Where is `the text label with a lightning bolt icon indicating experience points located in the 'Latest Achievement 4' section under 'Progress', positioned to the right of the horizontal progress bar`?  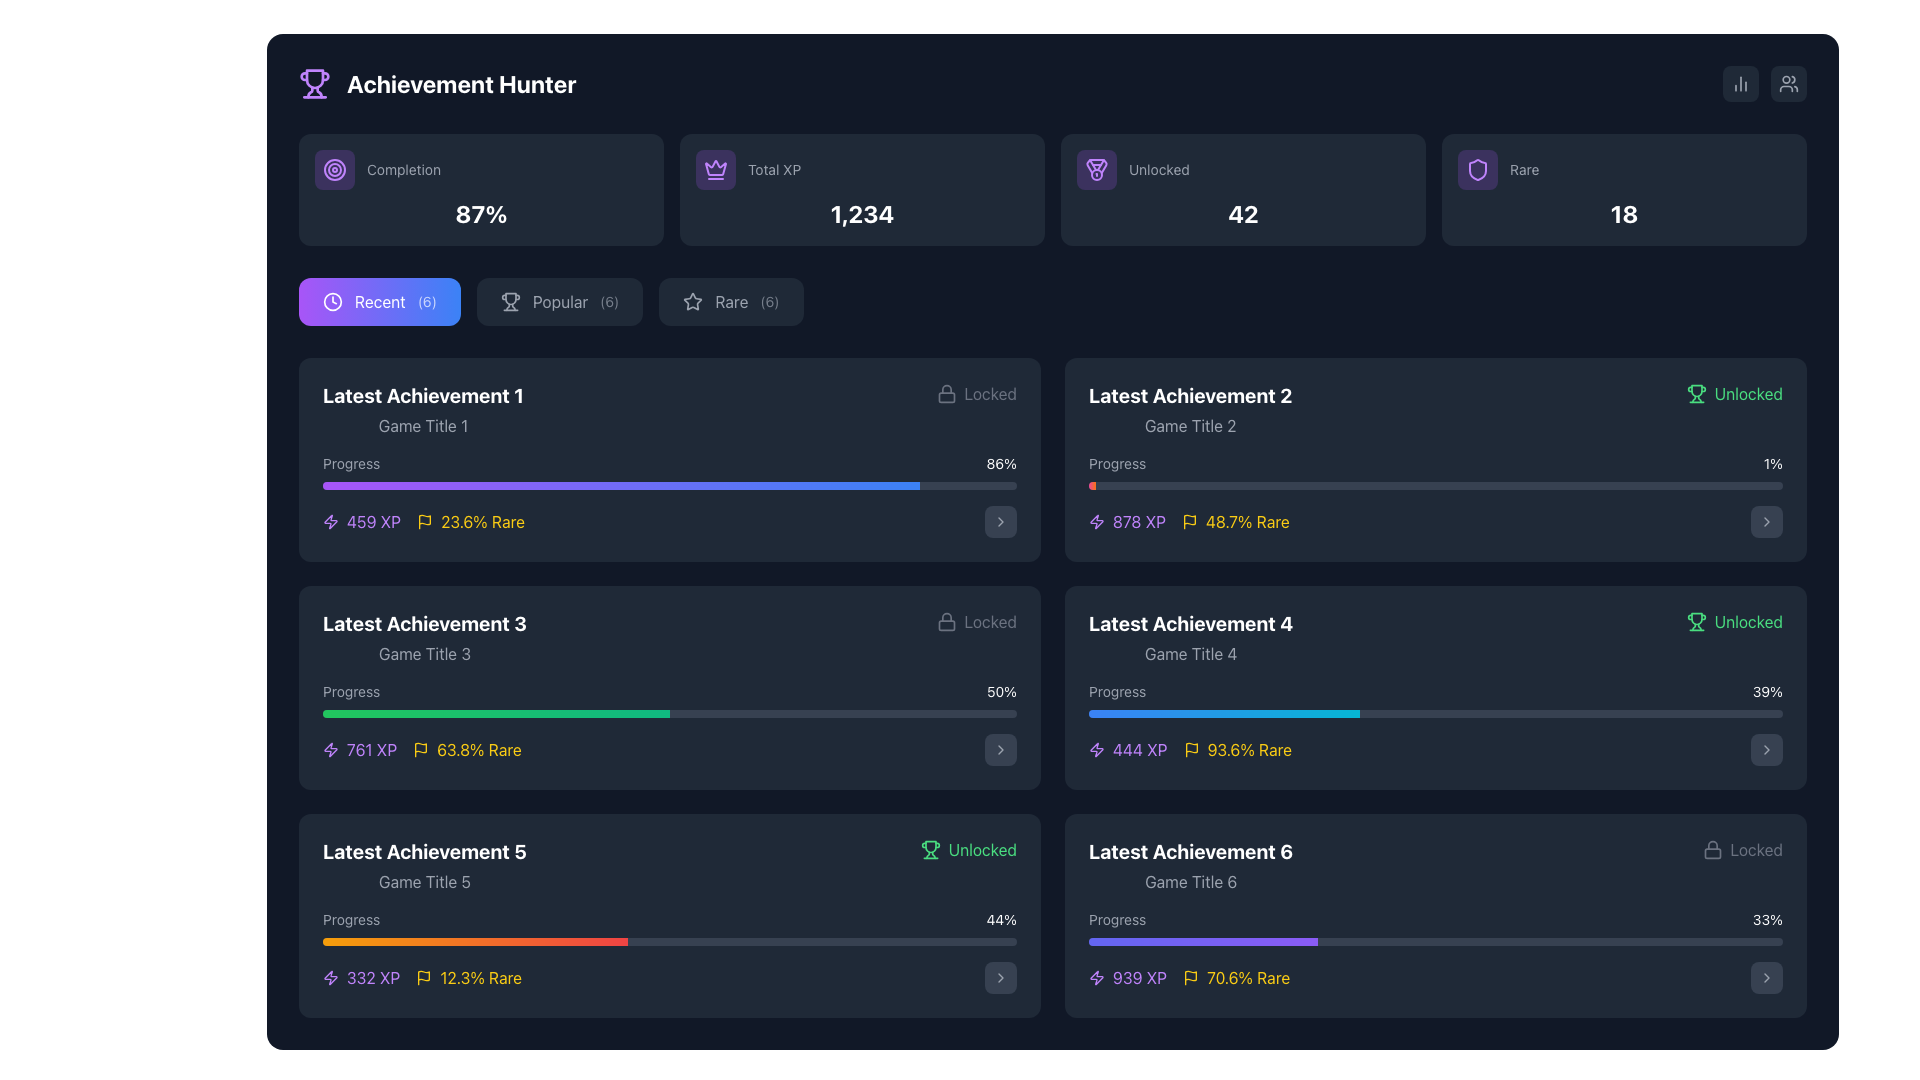 the text label with a lightning bolt icon indicating experience points located in the 'Latest Achievement 4' section under 'Progress', positioned to the right of the horizontal progress bar is located at coordinates (1140, 749).